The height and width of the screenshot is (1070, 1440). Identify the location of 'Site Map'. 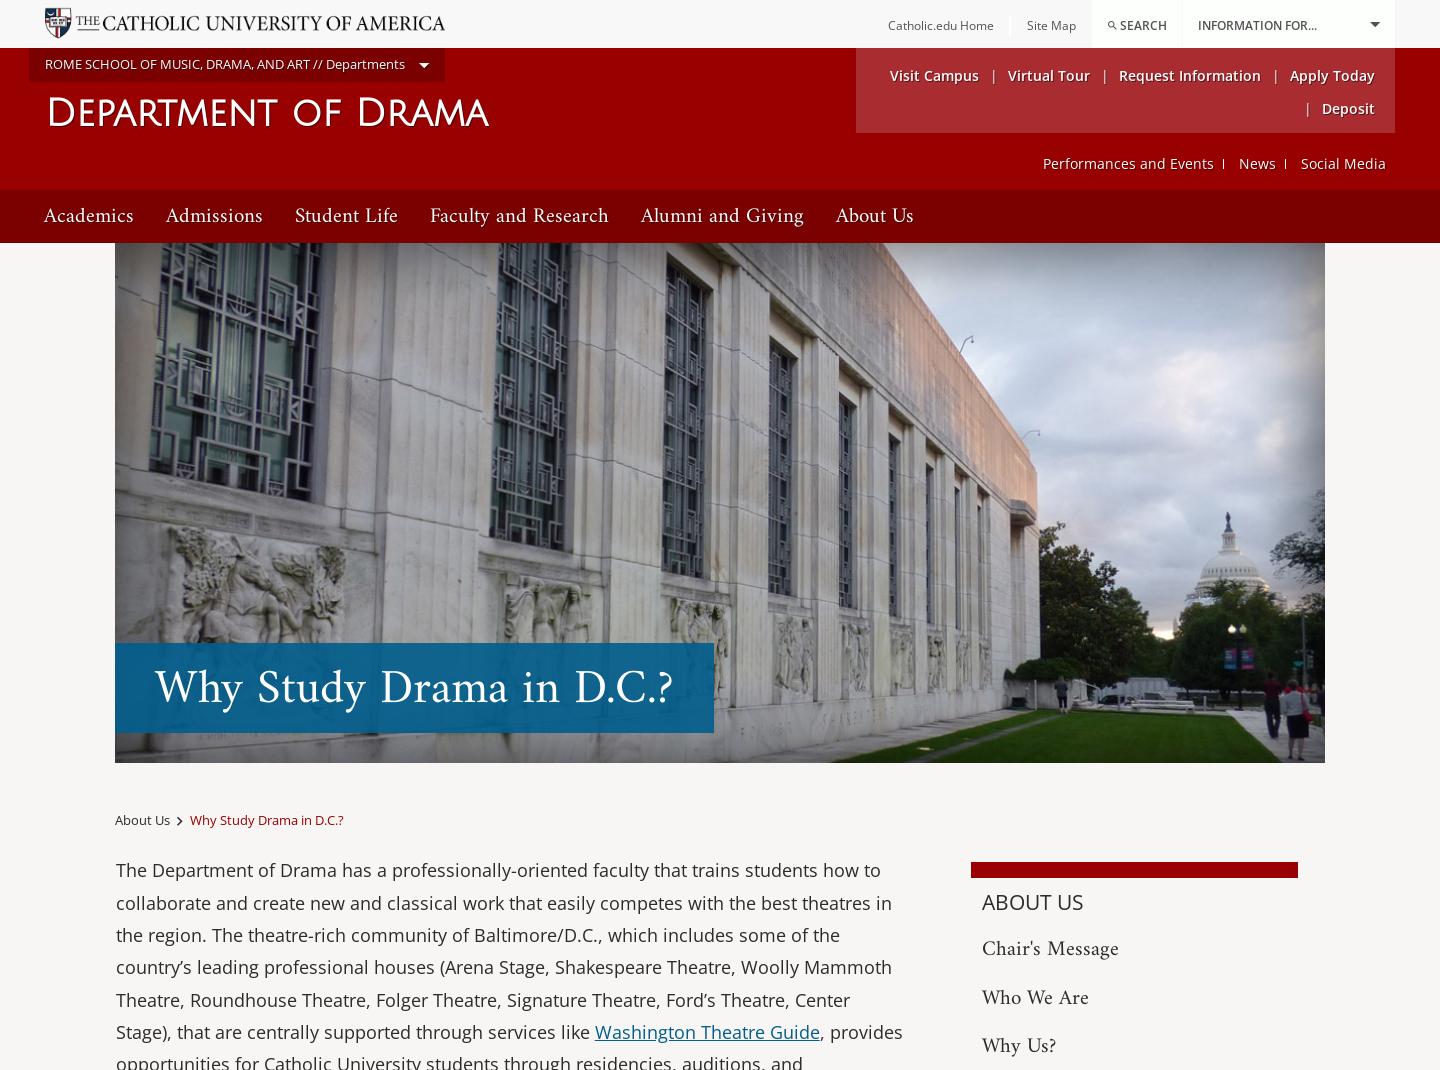
(1051, 24).